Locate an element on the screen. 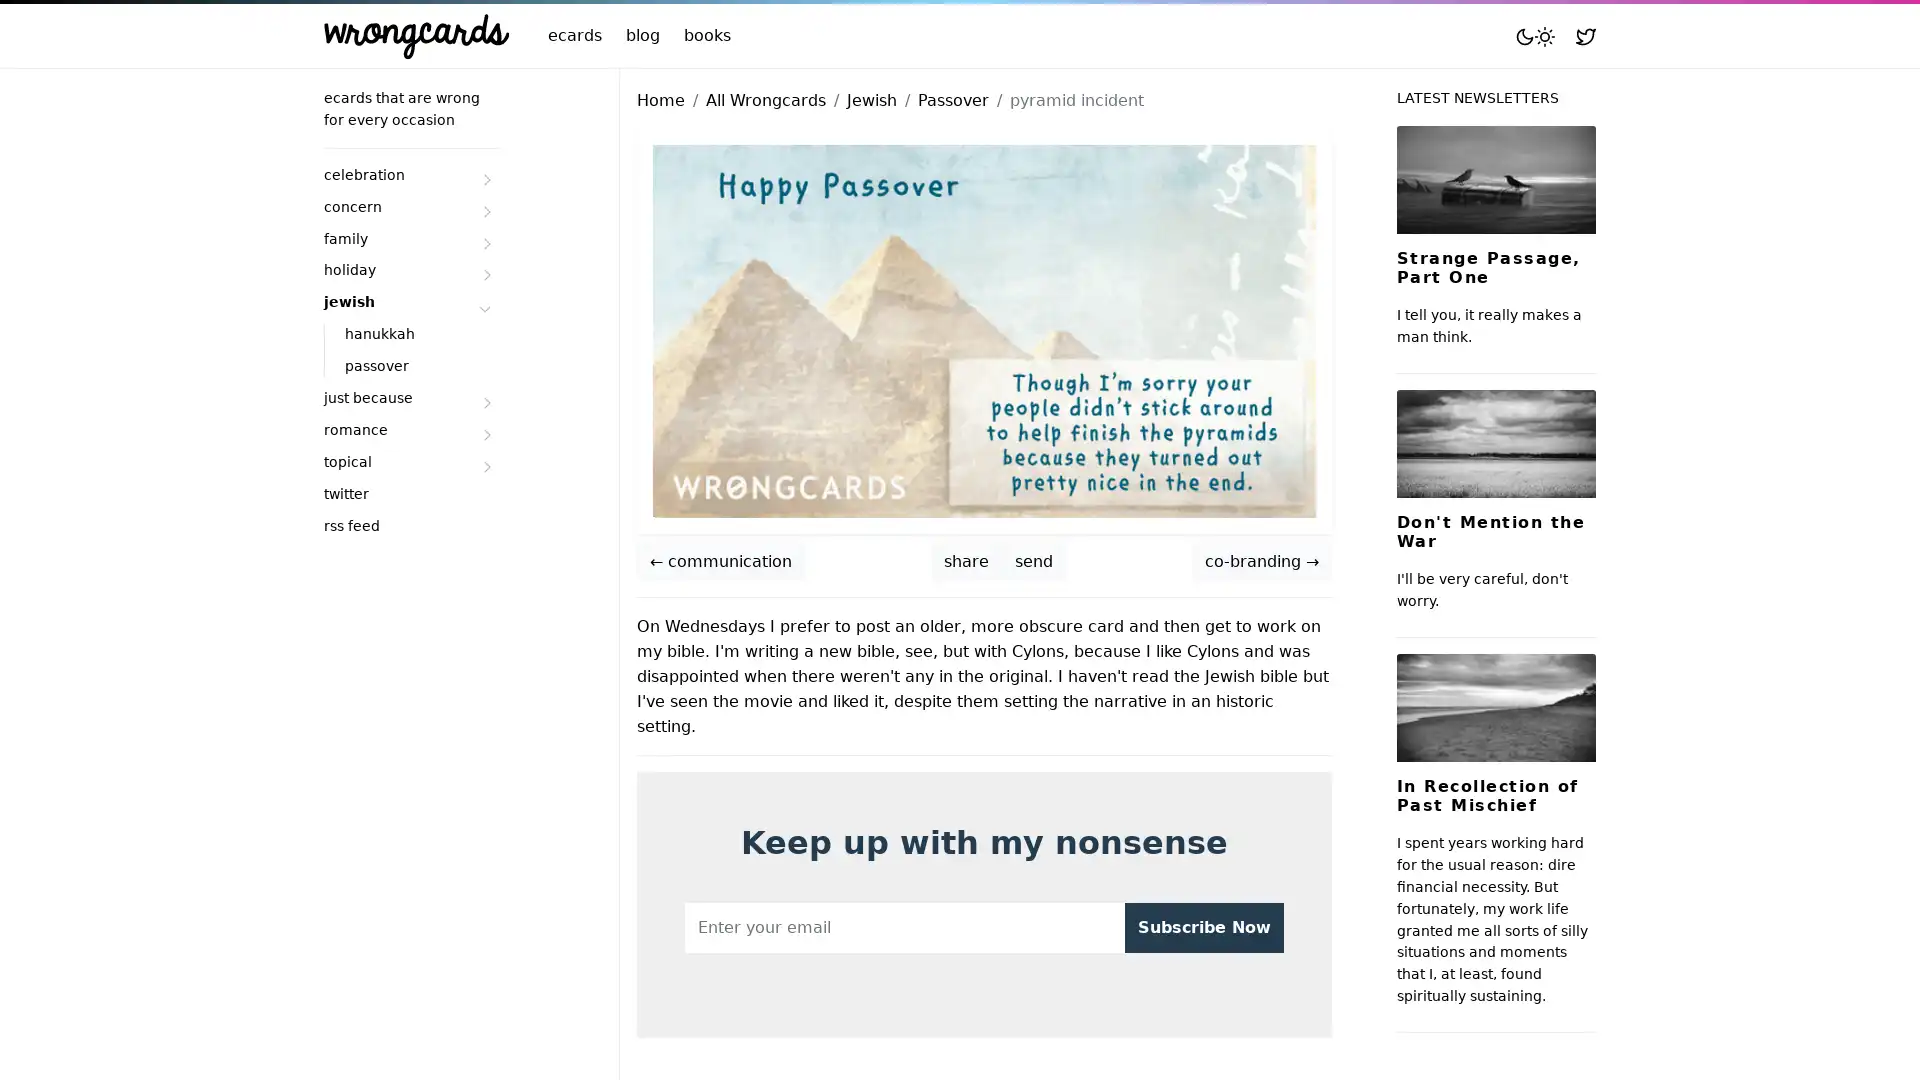  Submenu is located at coordinates (484, 177).